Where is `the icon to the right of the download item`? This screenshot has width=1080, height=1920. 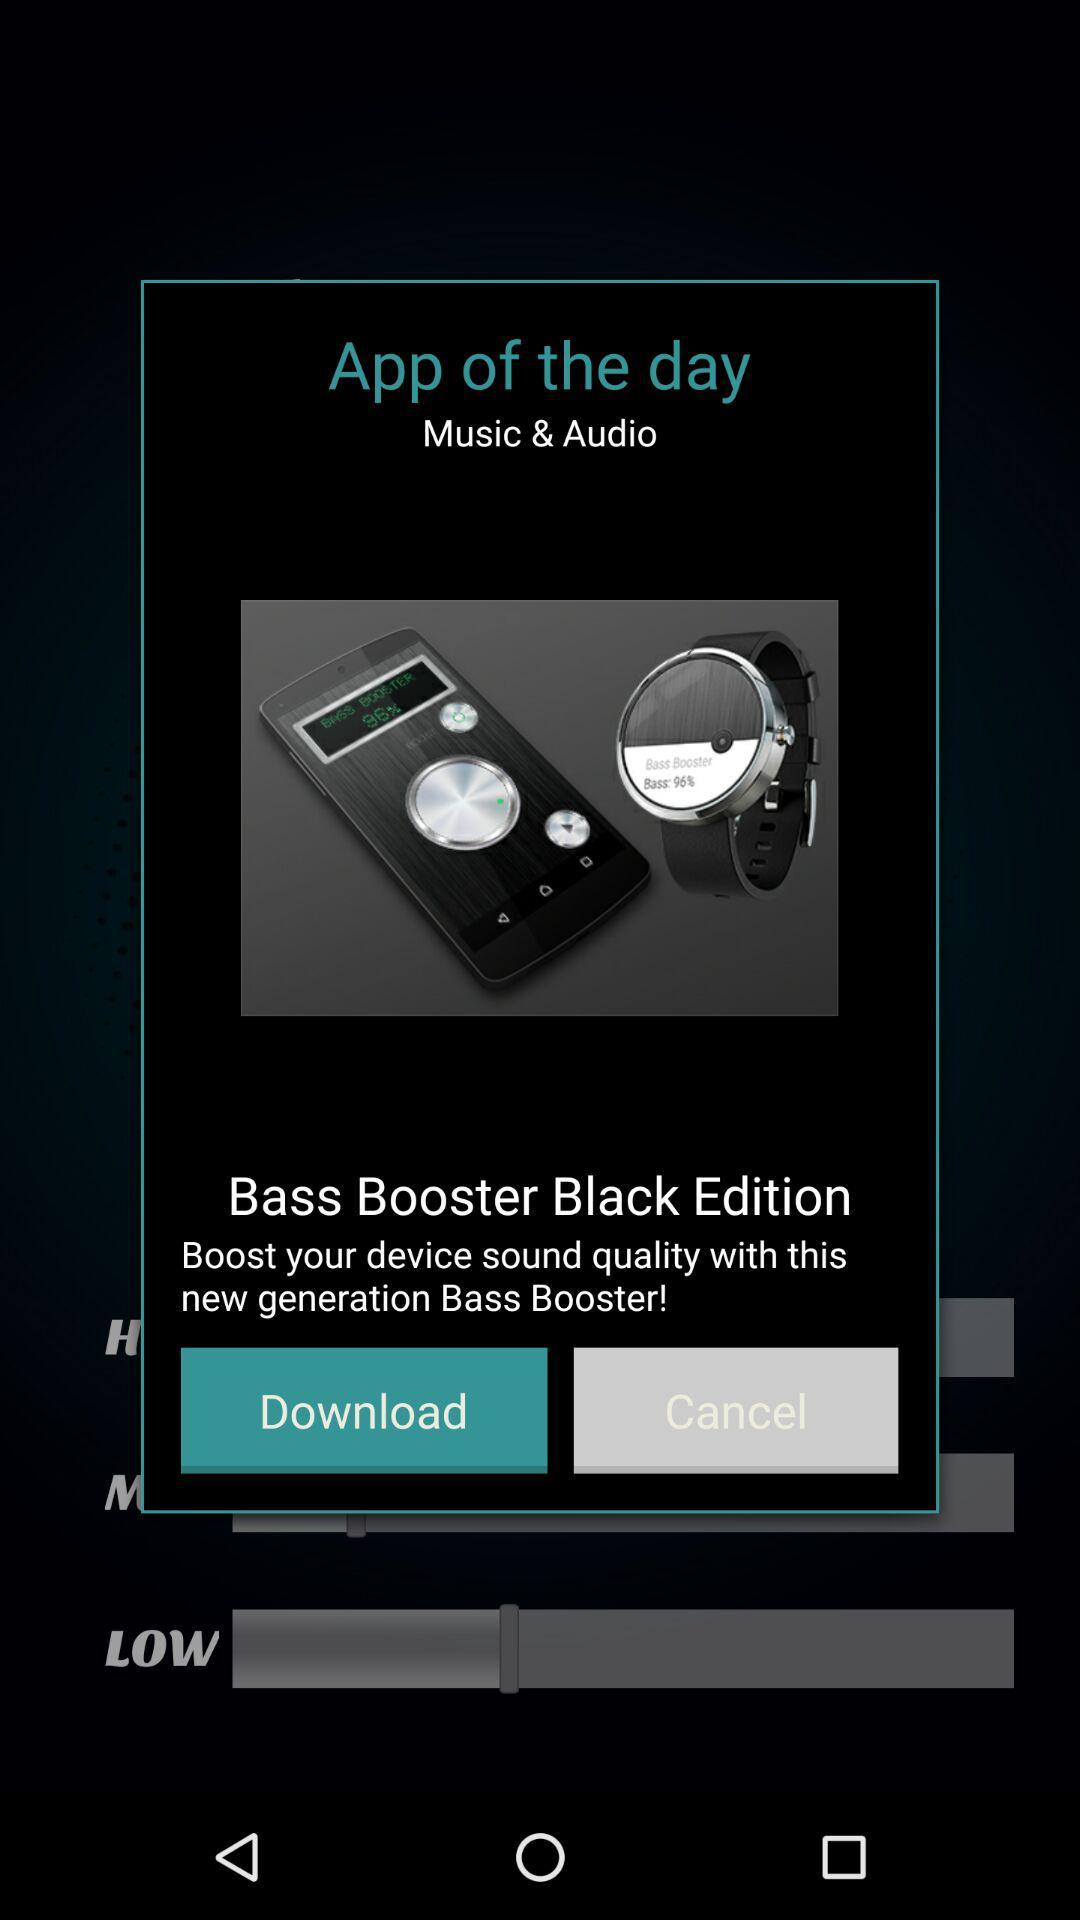 the icon to the right of the download item is located at coordinates (736, 1409).